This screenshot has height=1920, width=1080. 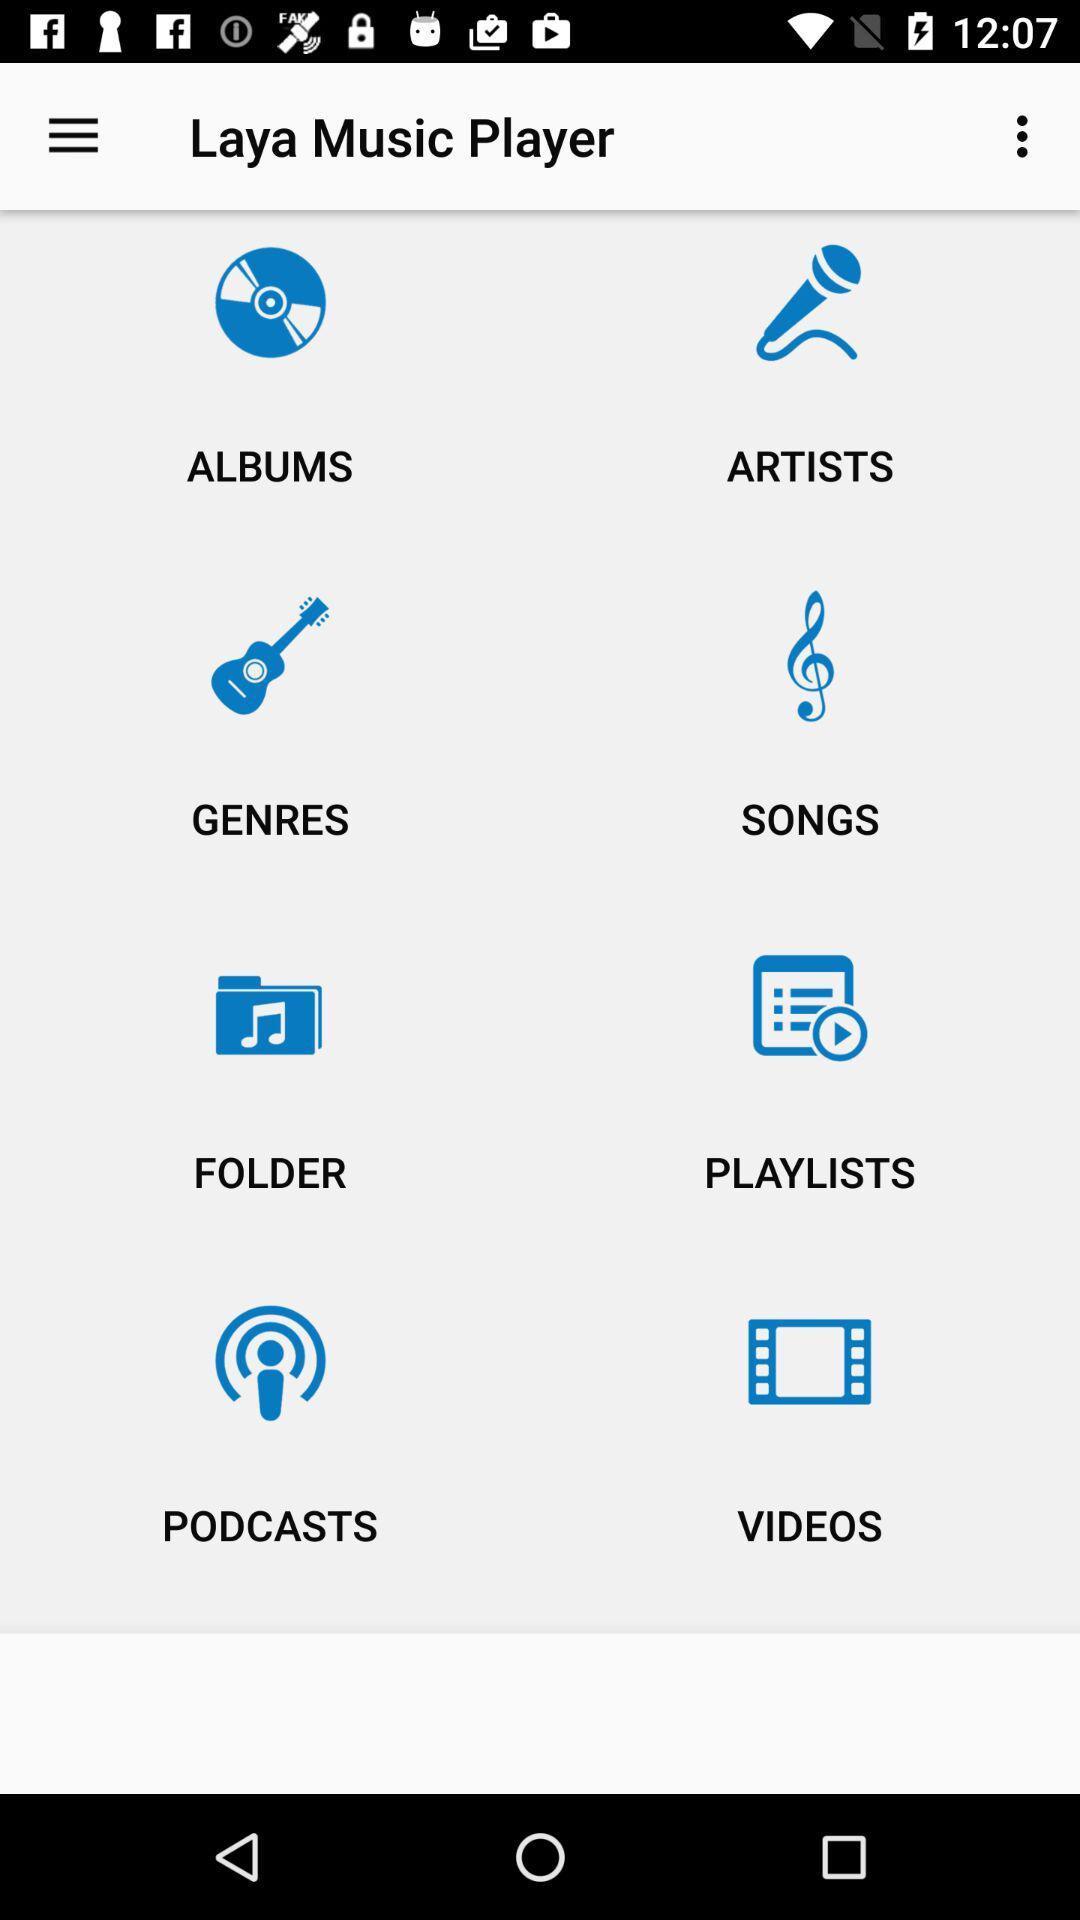 I want to click on icon next to the albums icon, so click(x=810, y=391).